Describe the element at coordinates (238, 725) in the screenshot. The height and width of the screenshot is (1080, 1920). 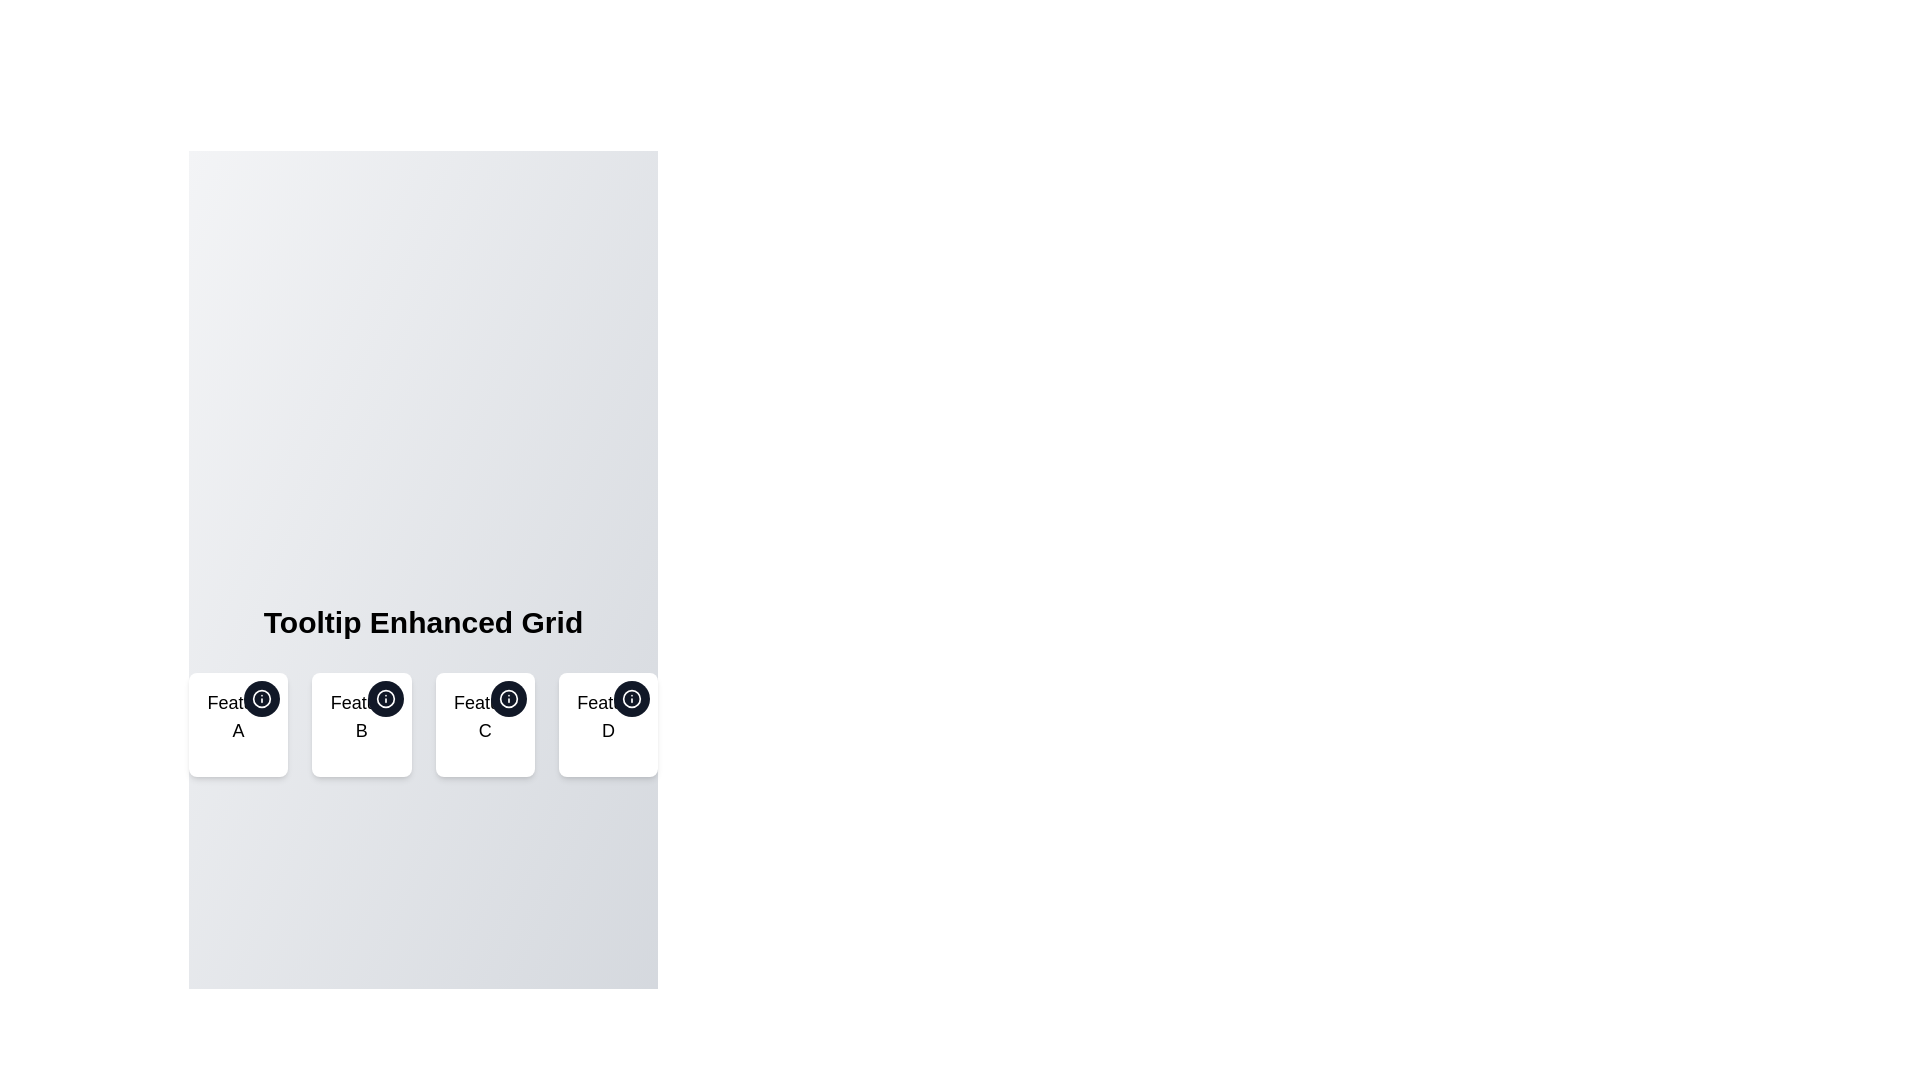
I see `displayed feature name 'Feature A' from the Information card with a tooltip icon, which is the first card in the horizontal grid under the heading 'Tooltip Enhanced Grid'` at that location.